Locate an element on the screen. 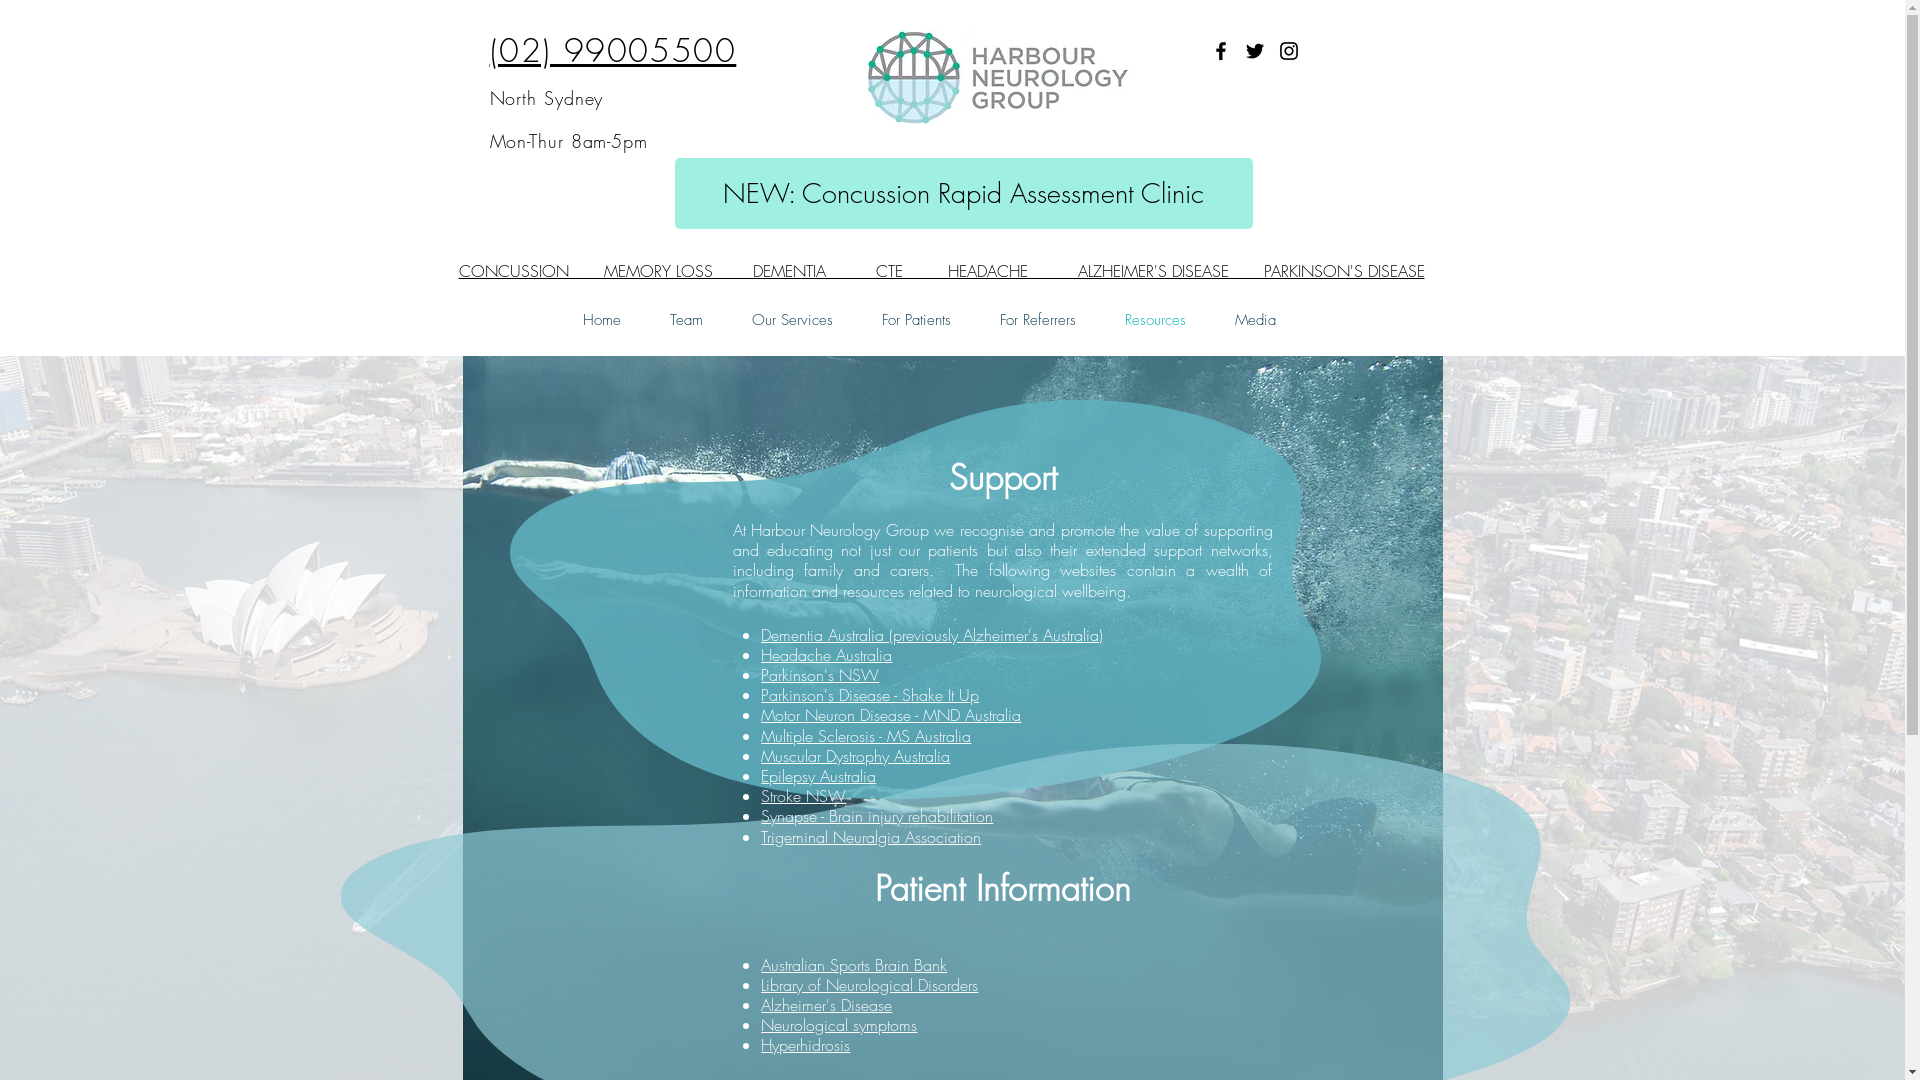 Image resolution: width=1920 pixels, height=1080 pixels. 'Our Services' is located at coordinates (791, 319).